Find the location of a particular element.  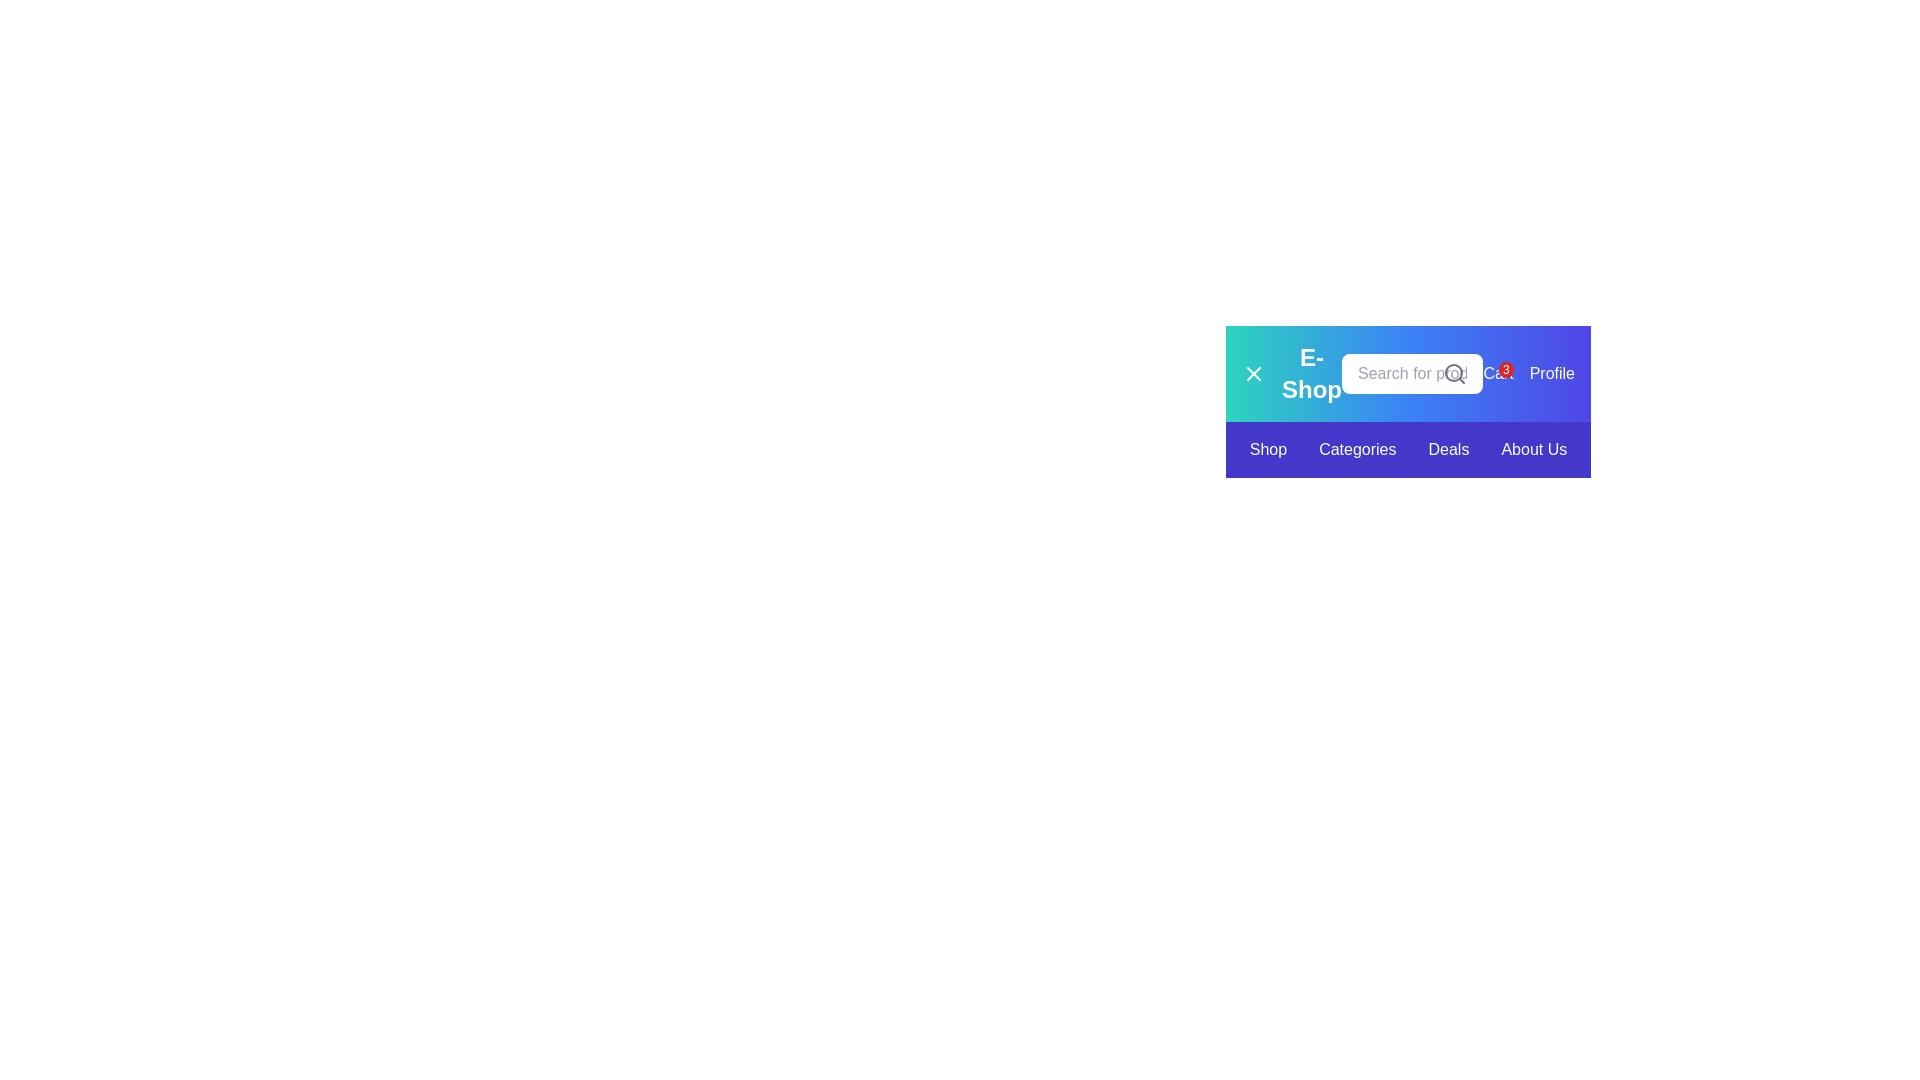

the red circular notification badge displaying the number '3' is located at coordinates (1506, 370).